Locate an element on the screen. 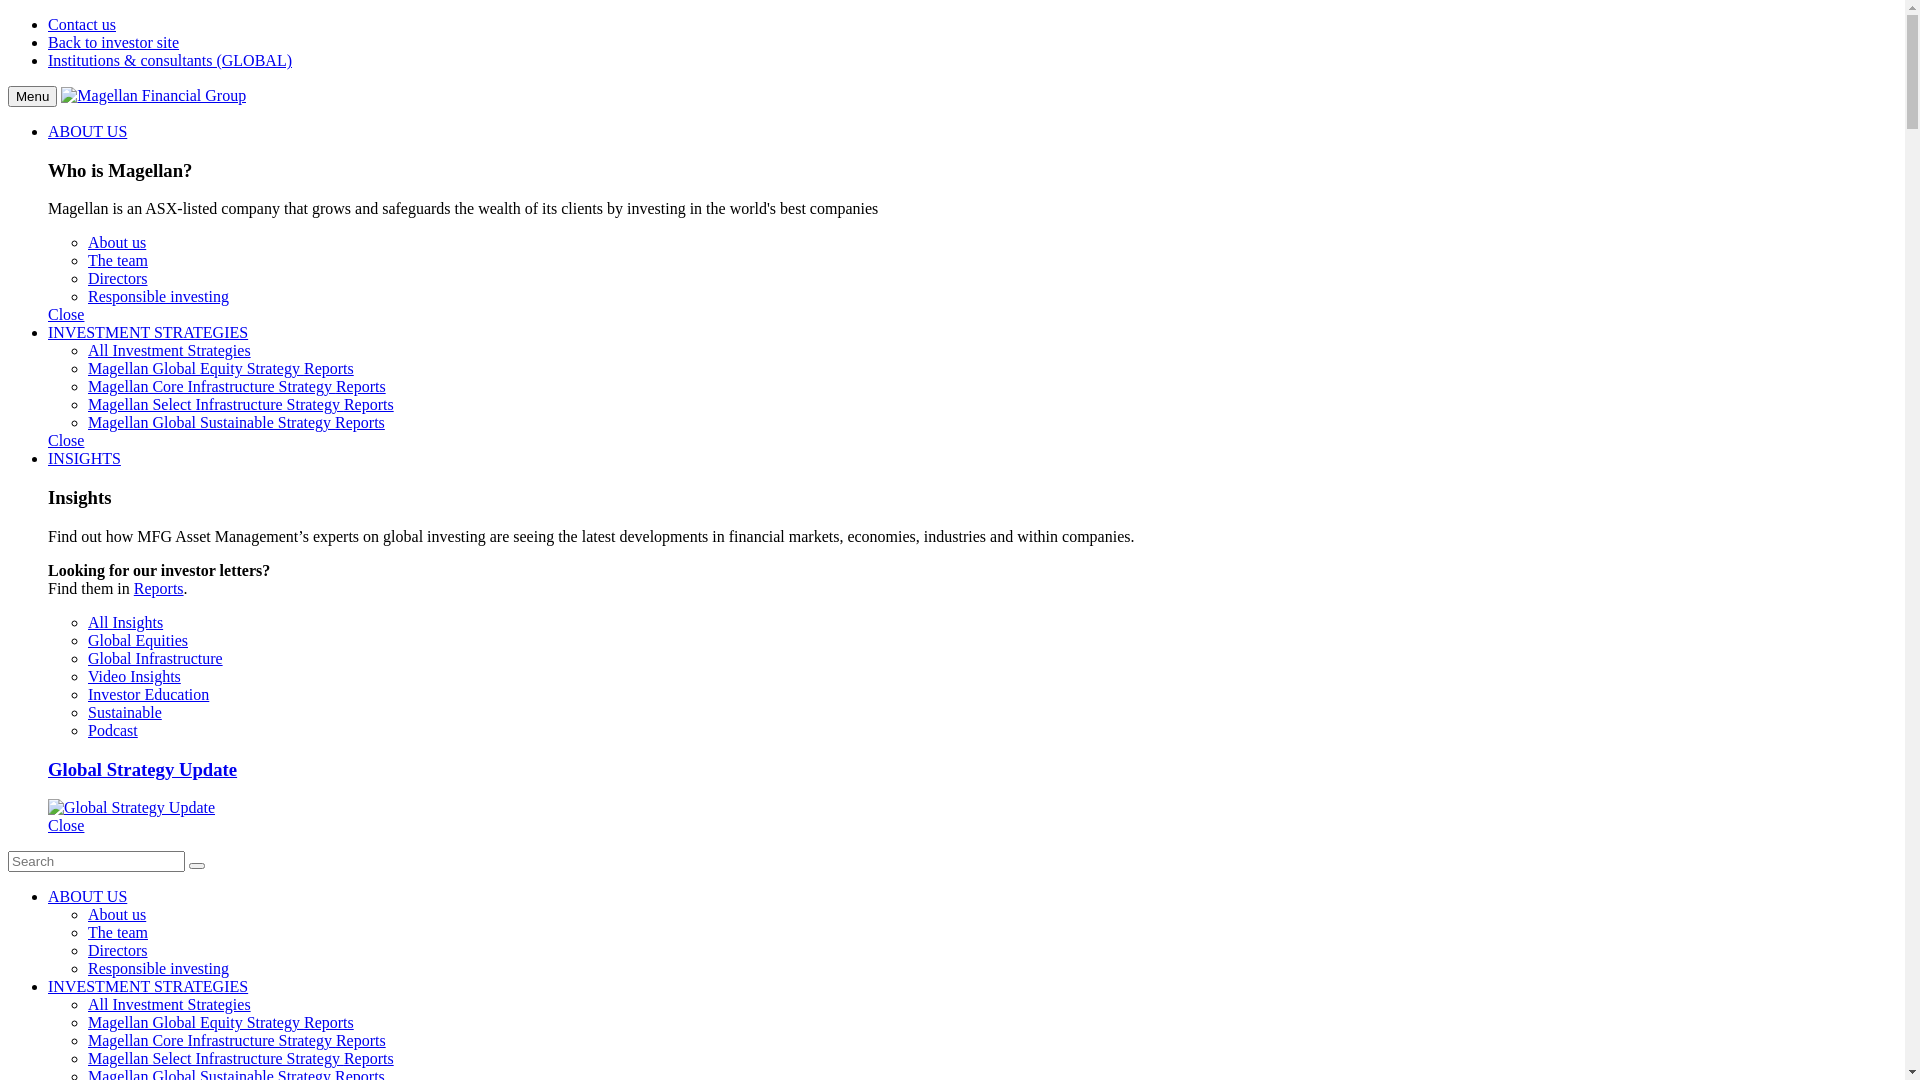  'Magellan Core Infrastructure Strategy' is located at coordinates (211, 1039).